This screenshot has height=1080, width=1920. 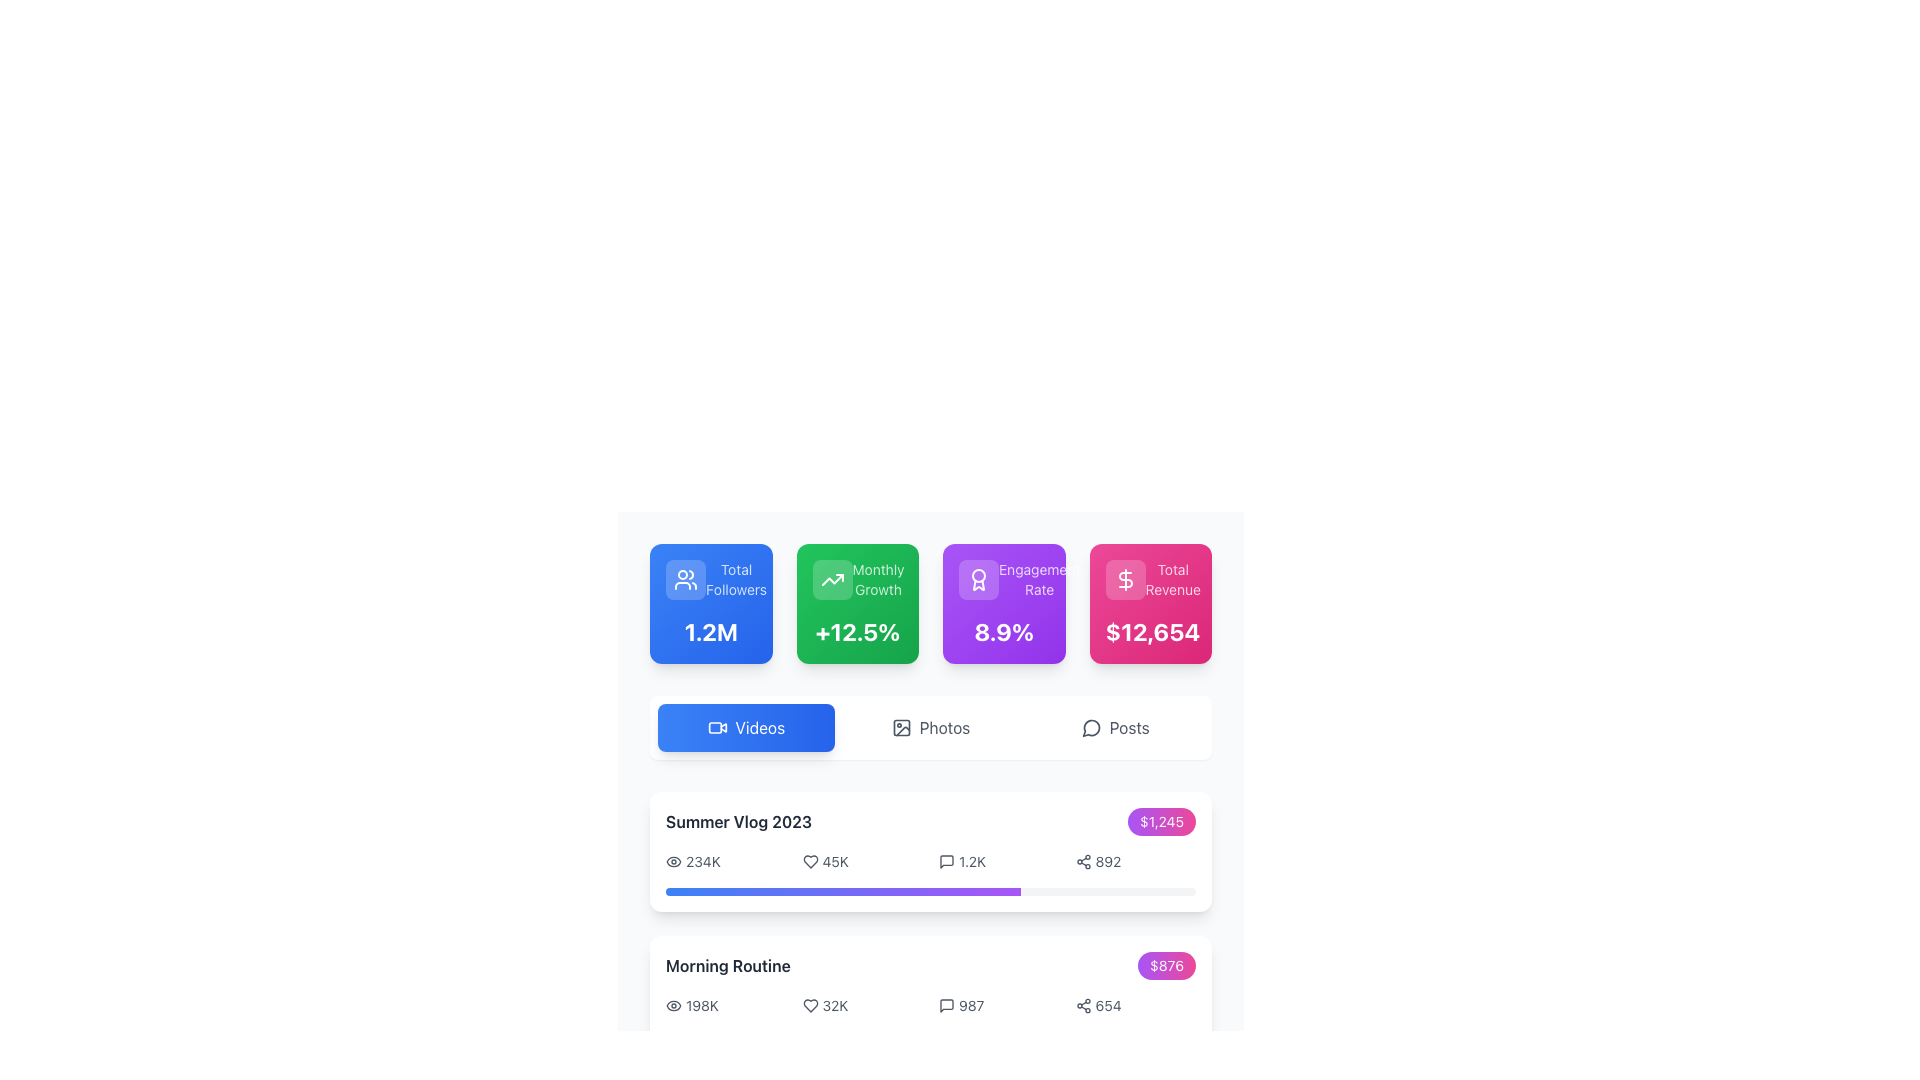 I want to click on the 'like' or 'favorite' icon located, so click(x=810, y=1006).